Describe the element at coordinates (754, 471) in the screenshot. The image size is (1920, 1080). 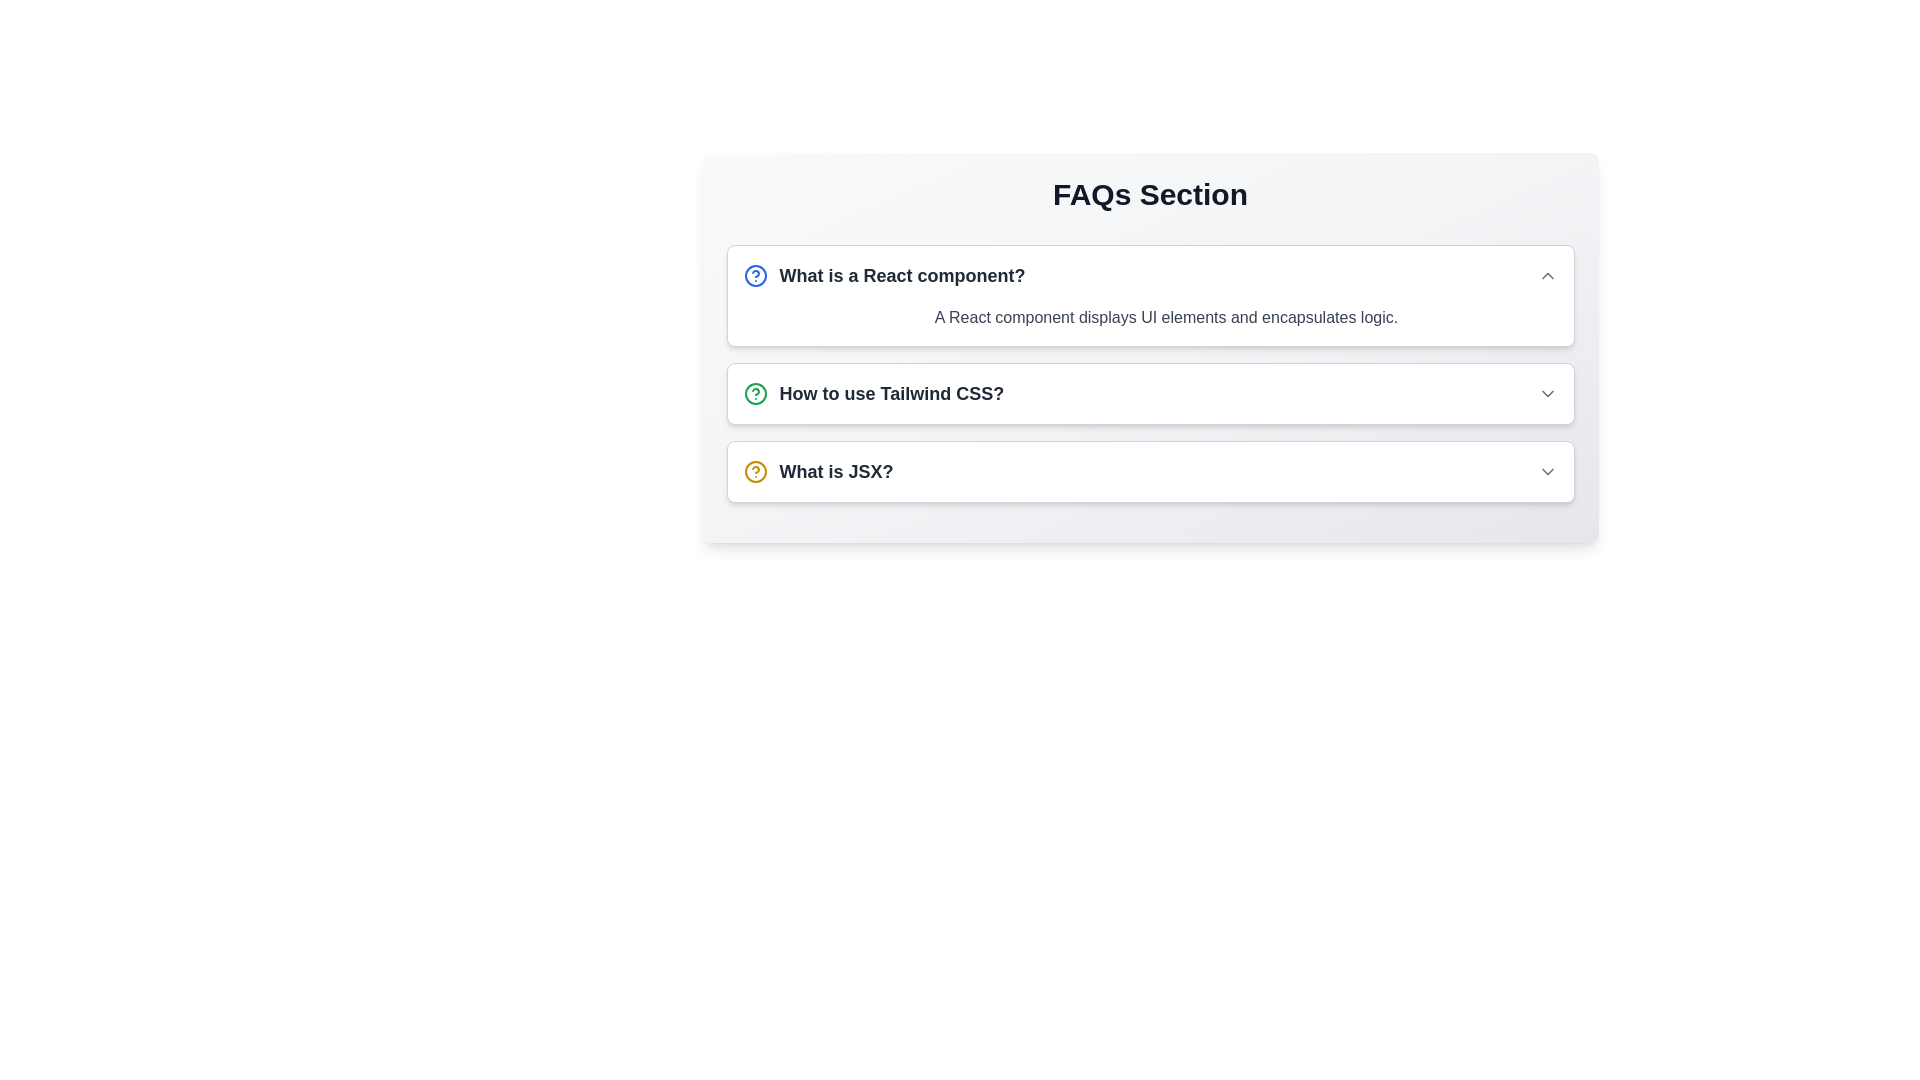
I see `the decorative or informative icon located to the left of the text 'What is JSX?' in the FAQ list` at that location.